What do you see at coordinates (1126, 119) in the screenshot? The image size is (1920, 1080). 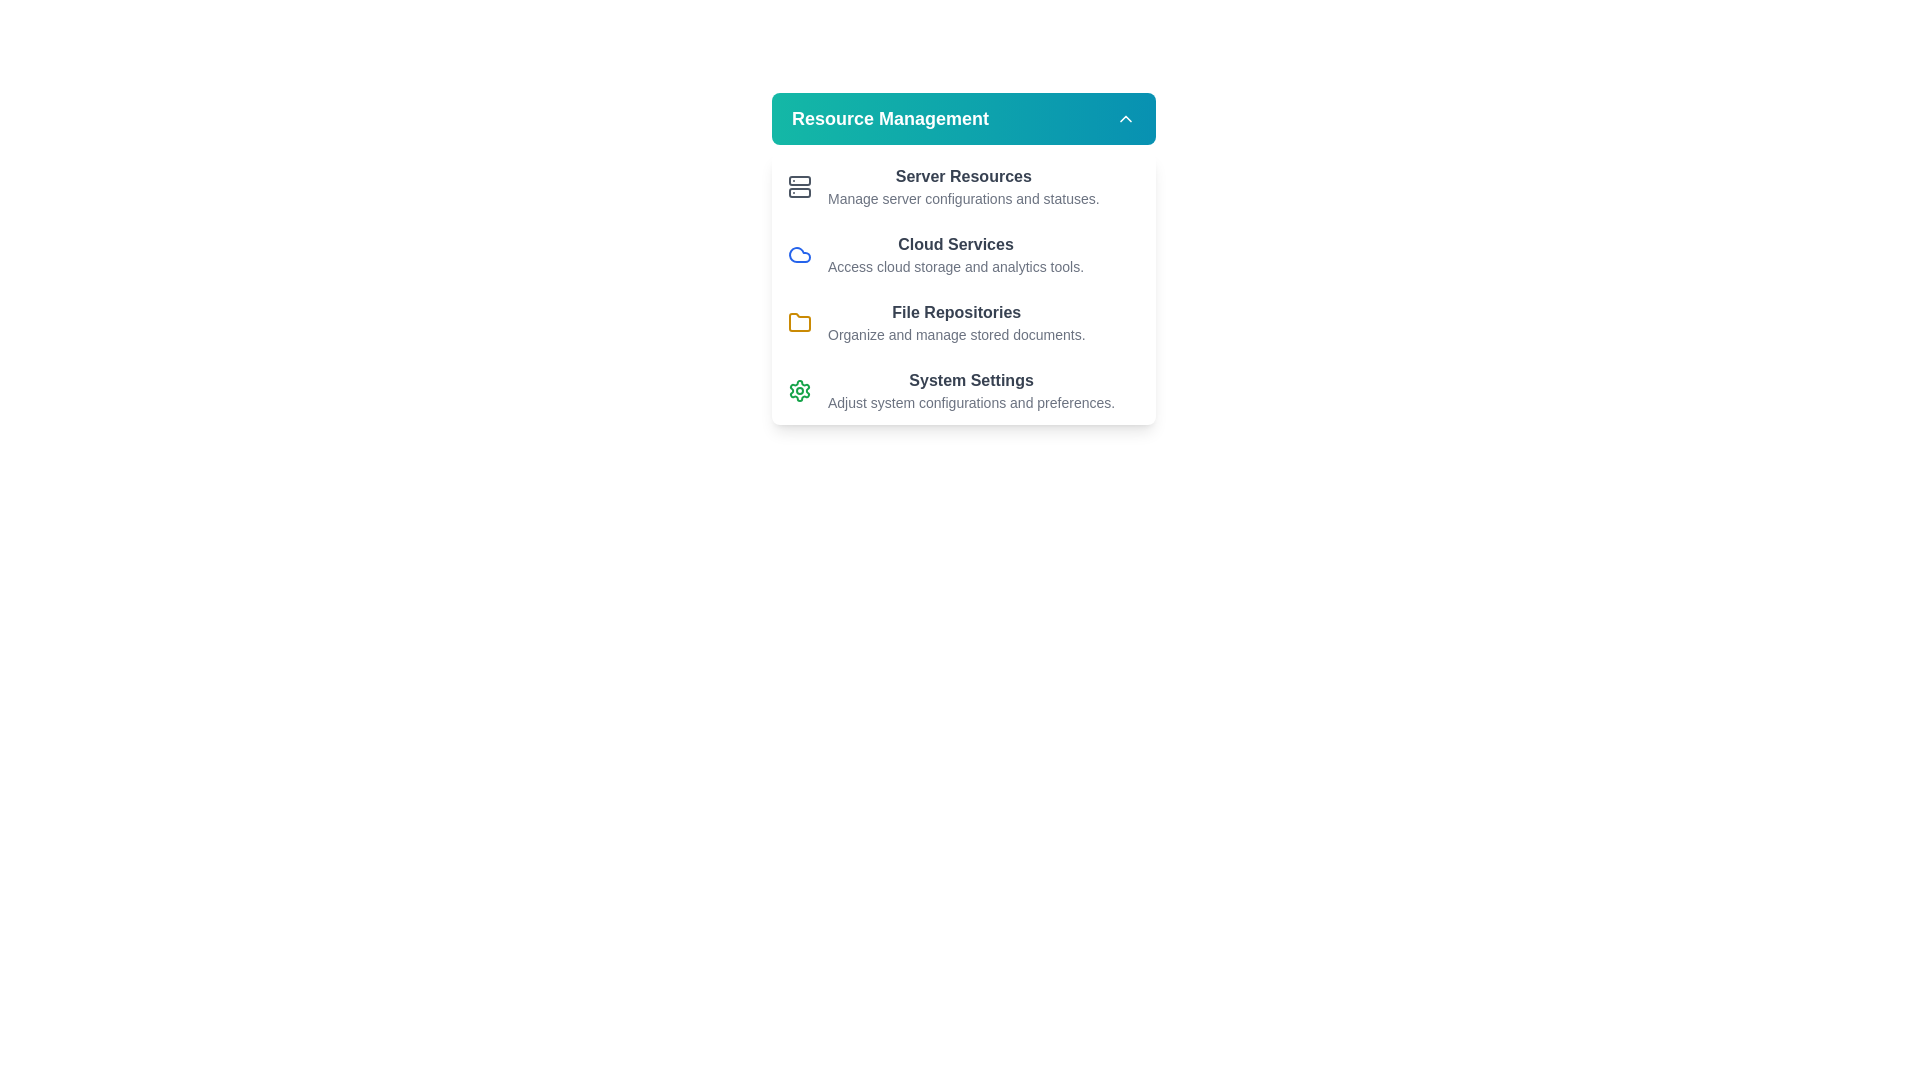 I see `the collapse/minimize icon located to the right of the 'Resource Management' text in the header section` at bounding box center [1126, 119].